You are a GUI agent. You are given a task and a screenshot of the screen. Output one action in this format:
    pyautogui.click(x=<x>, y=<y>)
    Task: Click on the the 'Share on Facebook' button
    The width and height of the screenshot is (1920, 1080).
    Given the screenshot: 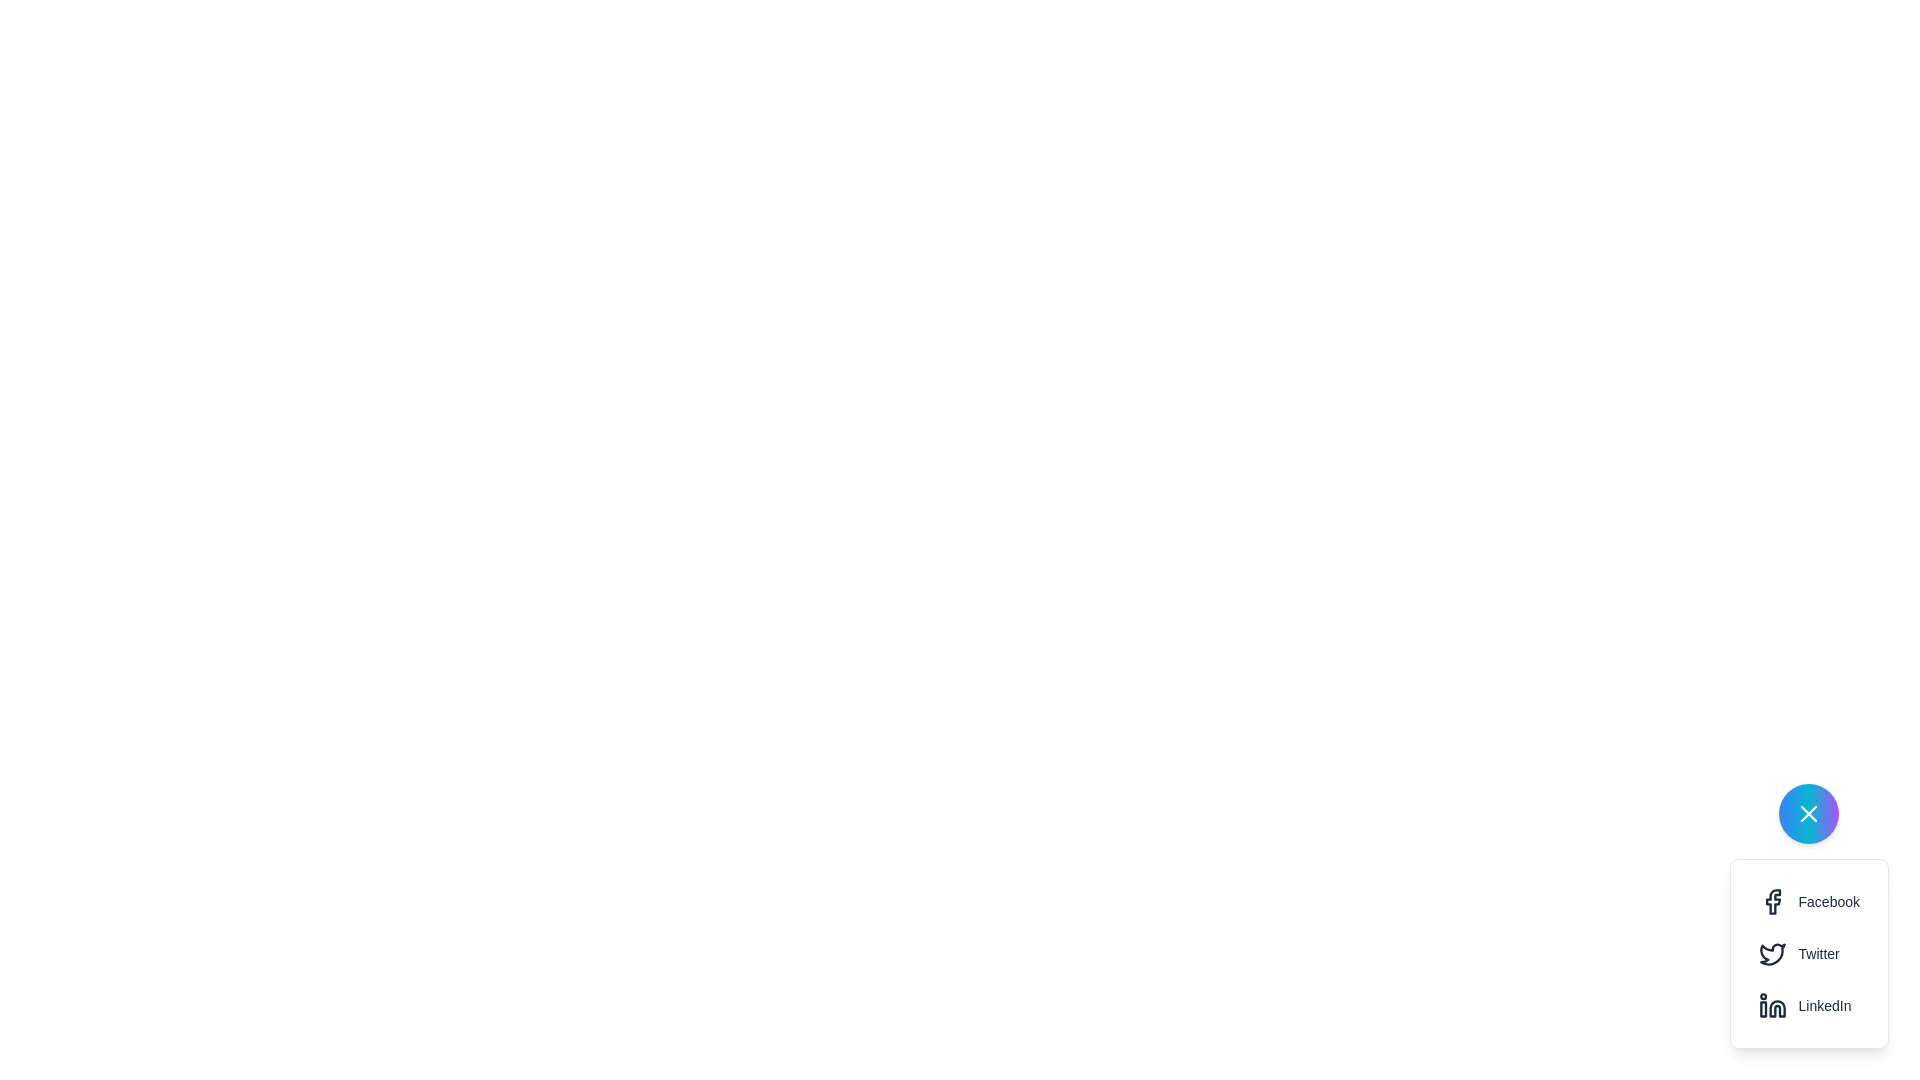 What is the action you would take?
    pyautogui.click(x=1809, y=902)
    